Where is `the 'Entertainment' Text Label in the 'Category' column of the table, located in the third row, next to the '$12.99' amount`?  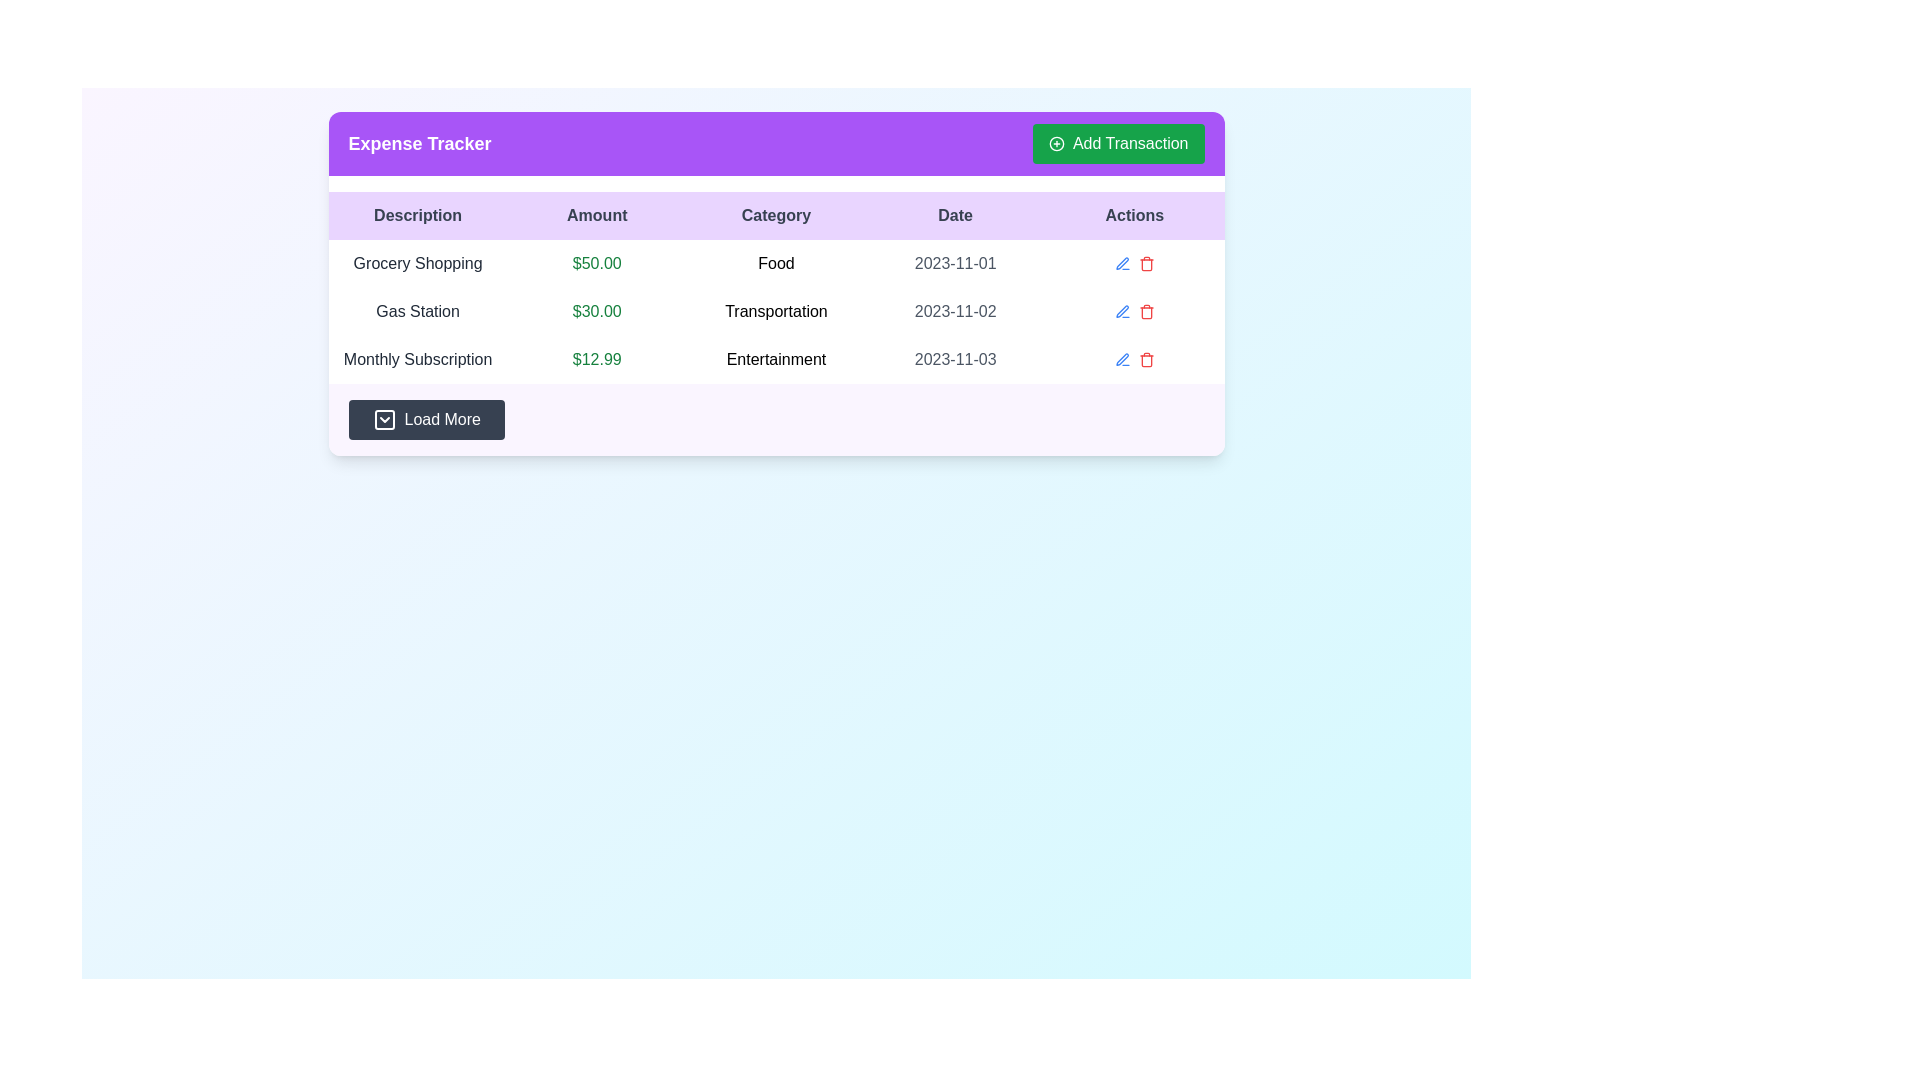 the 'Entertainment' Text Label in the 'Category' column of the table, located in the third row, next to the '$12.99' amount is located at coordinates (775, 358).